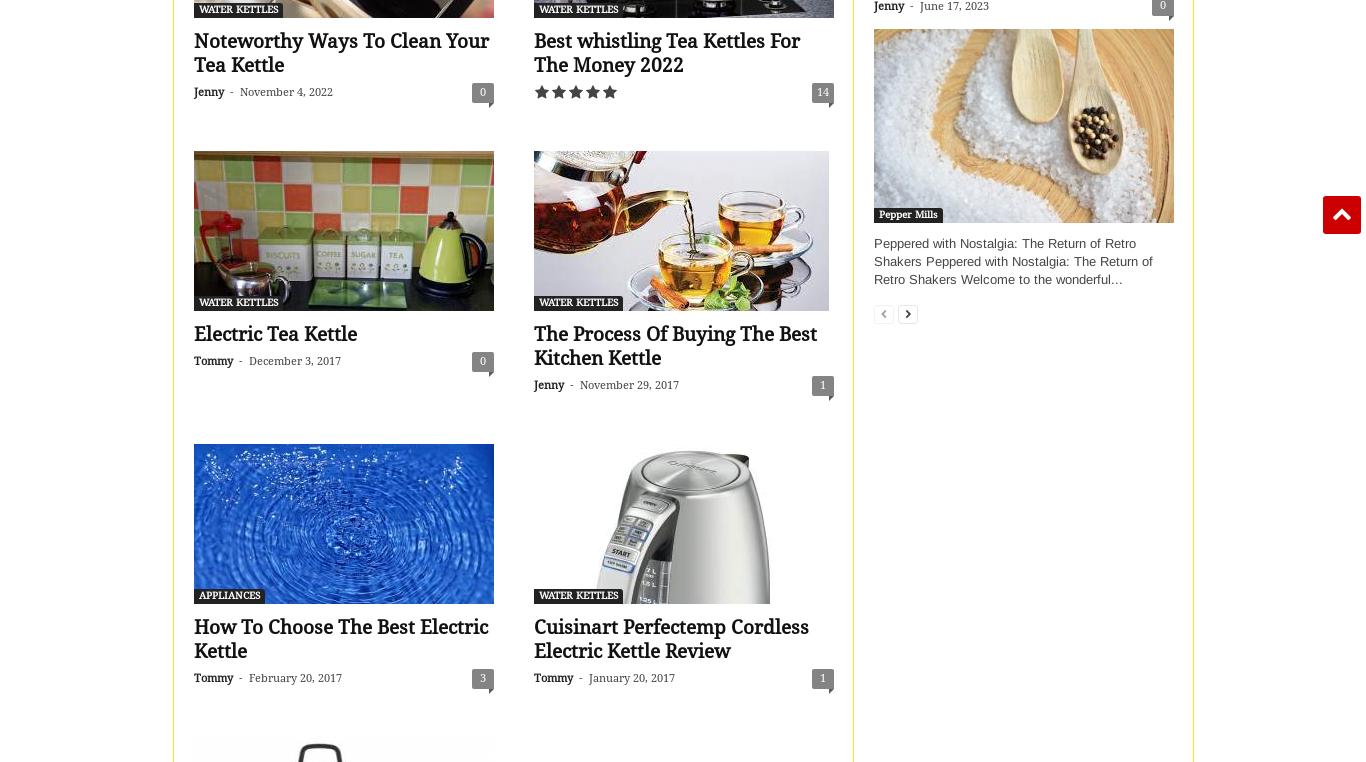  What do you see at coordinates (274, 334) in the screenshot?
I see `'Electric Tea Kettle'` at bounding box center [274, 334].